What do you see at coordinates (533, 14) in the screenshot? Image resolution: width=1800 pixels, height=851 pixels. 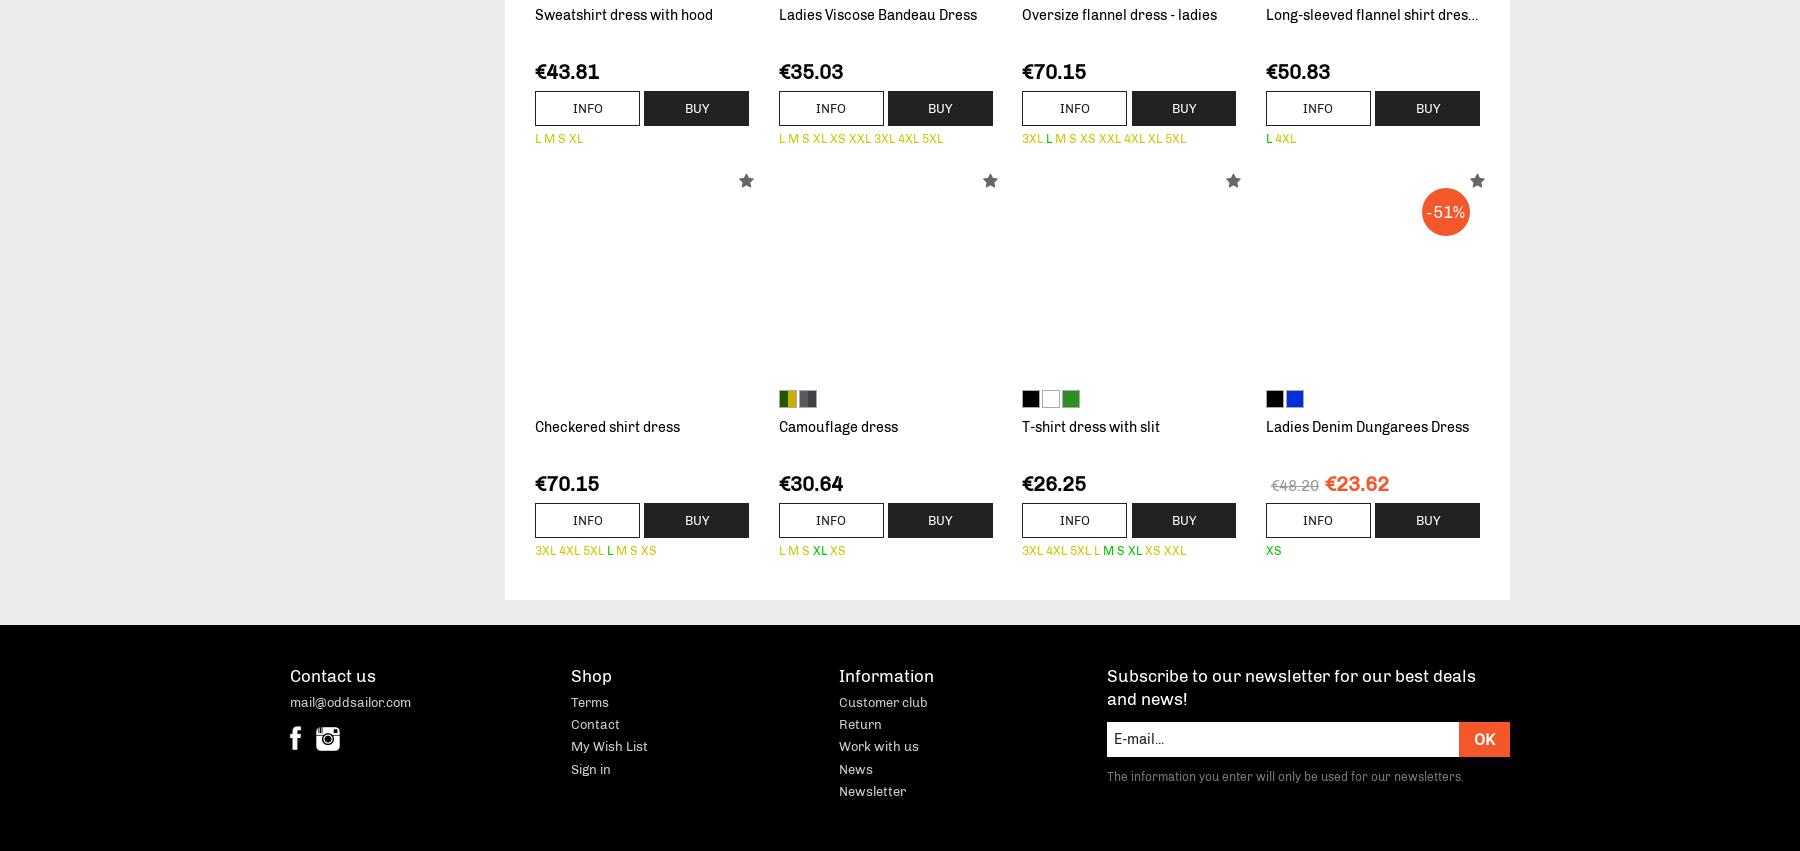 I see `'Sweatshirt dress with hood'` at bounding box center [533, 14].